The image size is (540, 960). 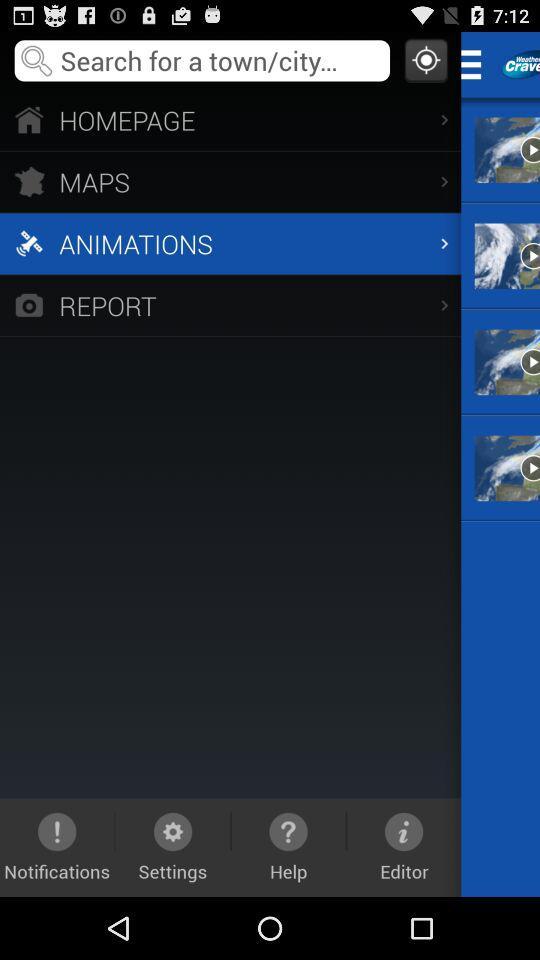 What do you see at coordinates (425, 64) in the screenshot?
I see `the location_crosshair icon` at bounding box center [425, 64].